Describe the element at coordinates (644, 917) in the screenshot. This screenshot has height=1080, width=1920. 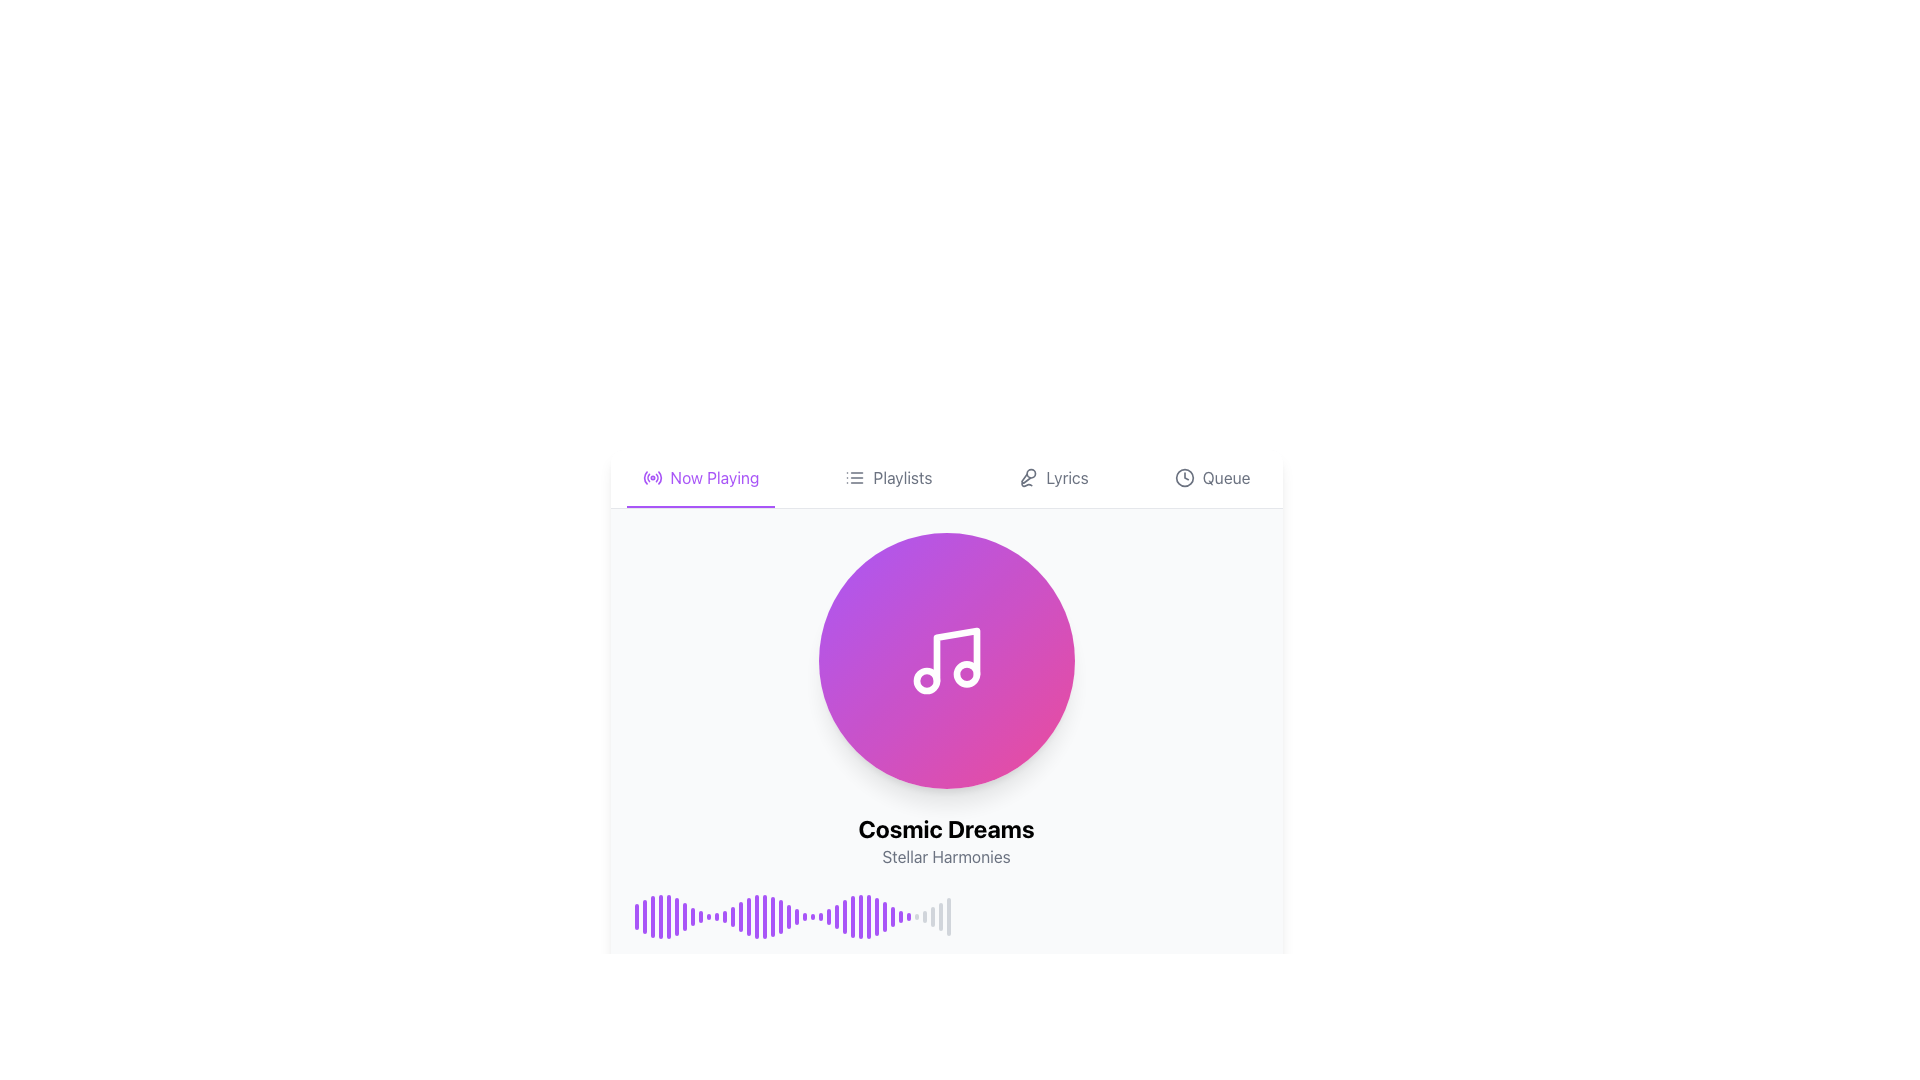
I see `the second vertical bar in the row of multiple bars situated below a circular icon and centered text` at that location.